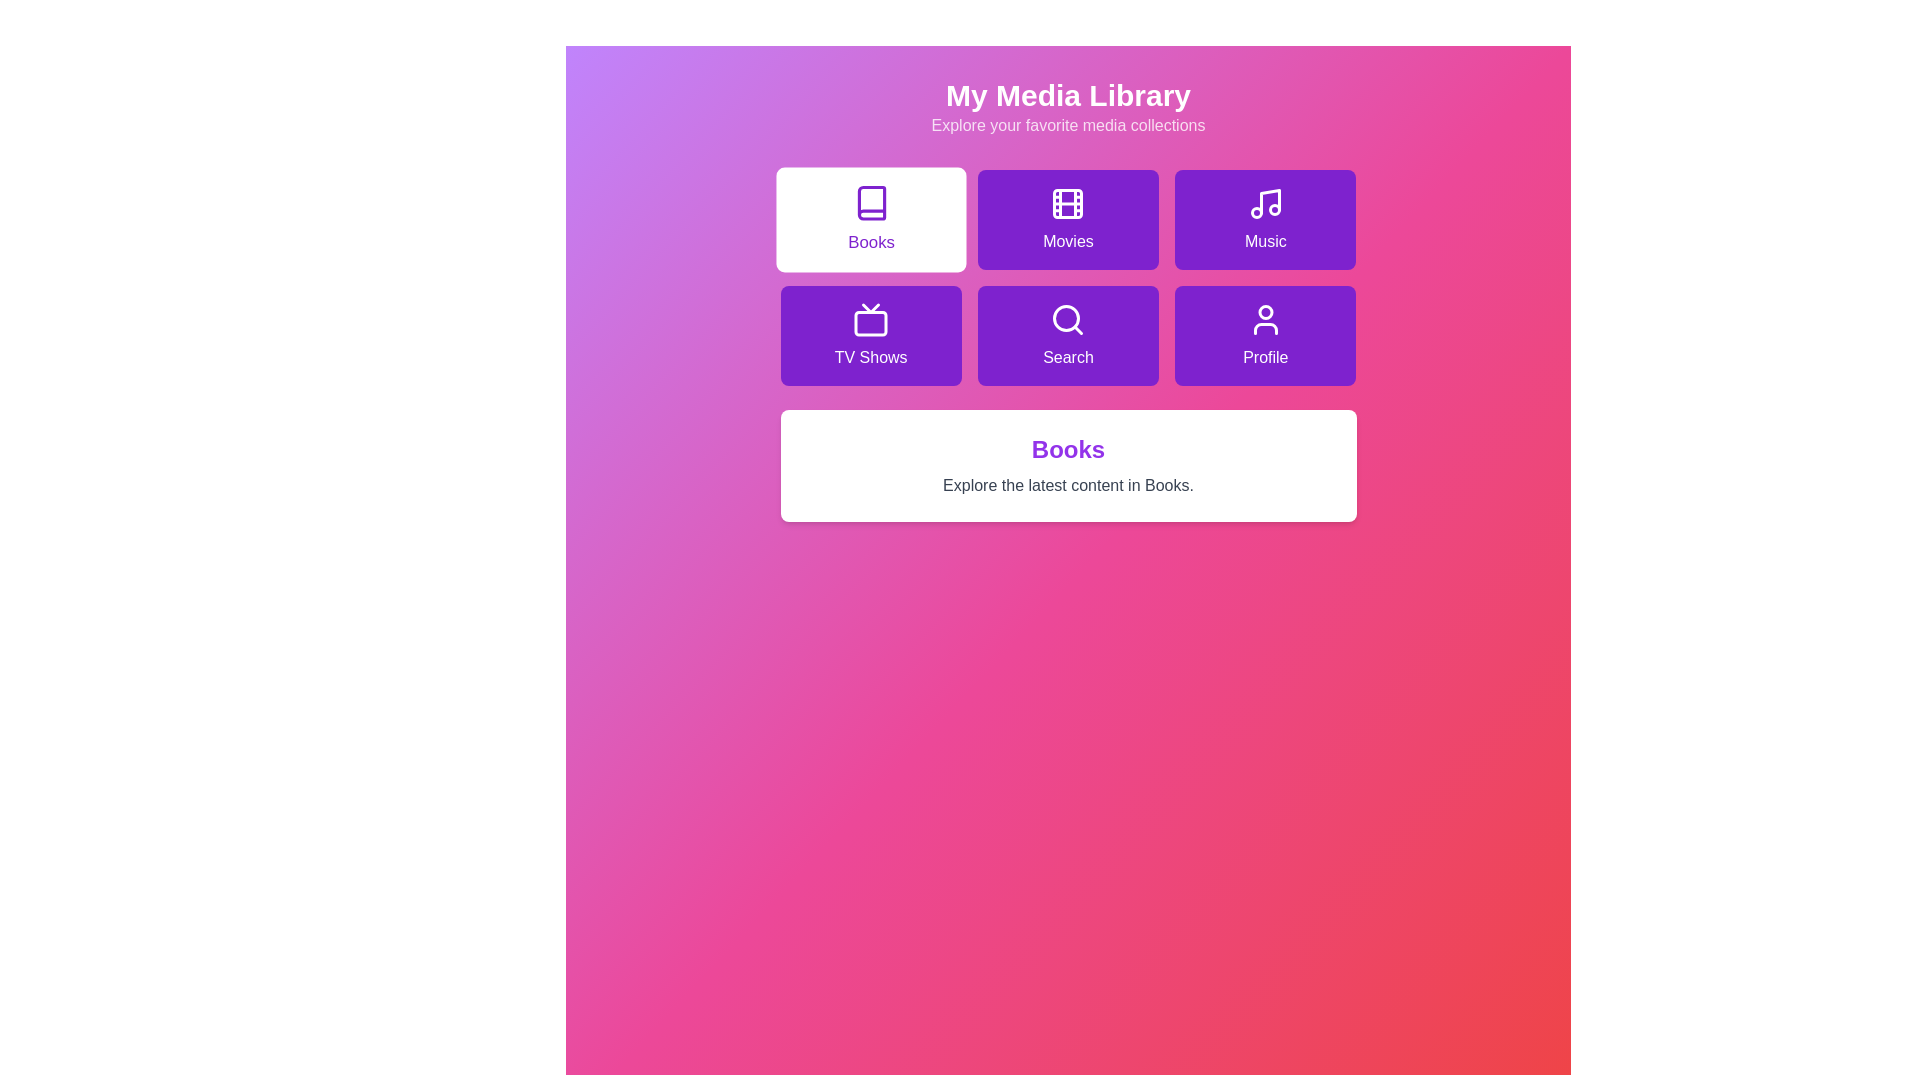 This screenshot has height=1080, width=1920. I want to click on the graphic shape at the top-center of the TV shows icon, which features an antenna-style design, so click(871, 308).